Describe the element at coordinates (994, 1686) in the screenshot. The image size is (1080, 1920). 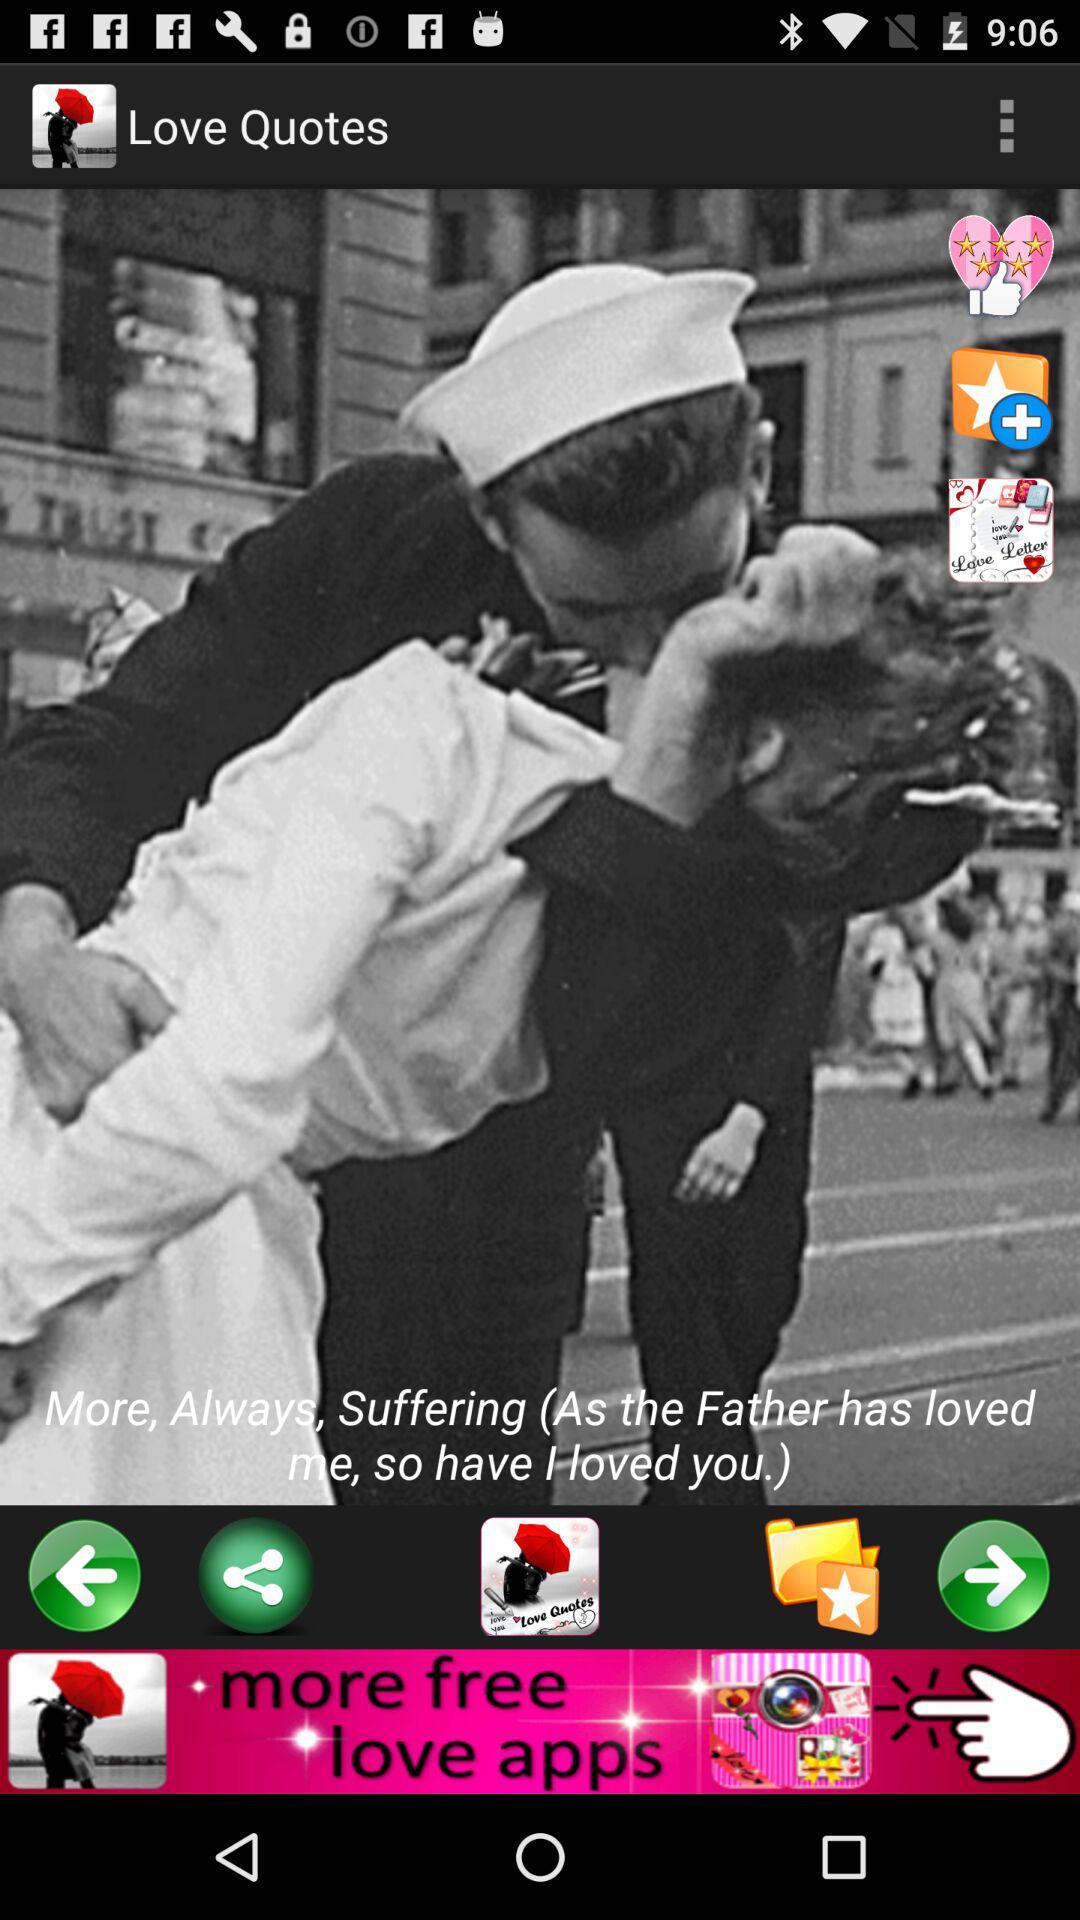
I see `the arrow_forward icon` at that location.